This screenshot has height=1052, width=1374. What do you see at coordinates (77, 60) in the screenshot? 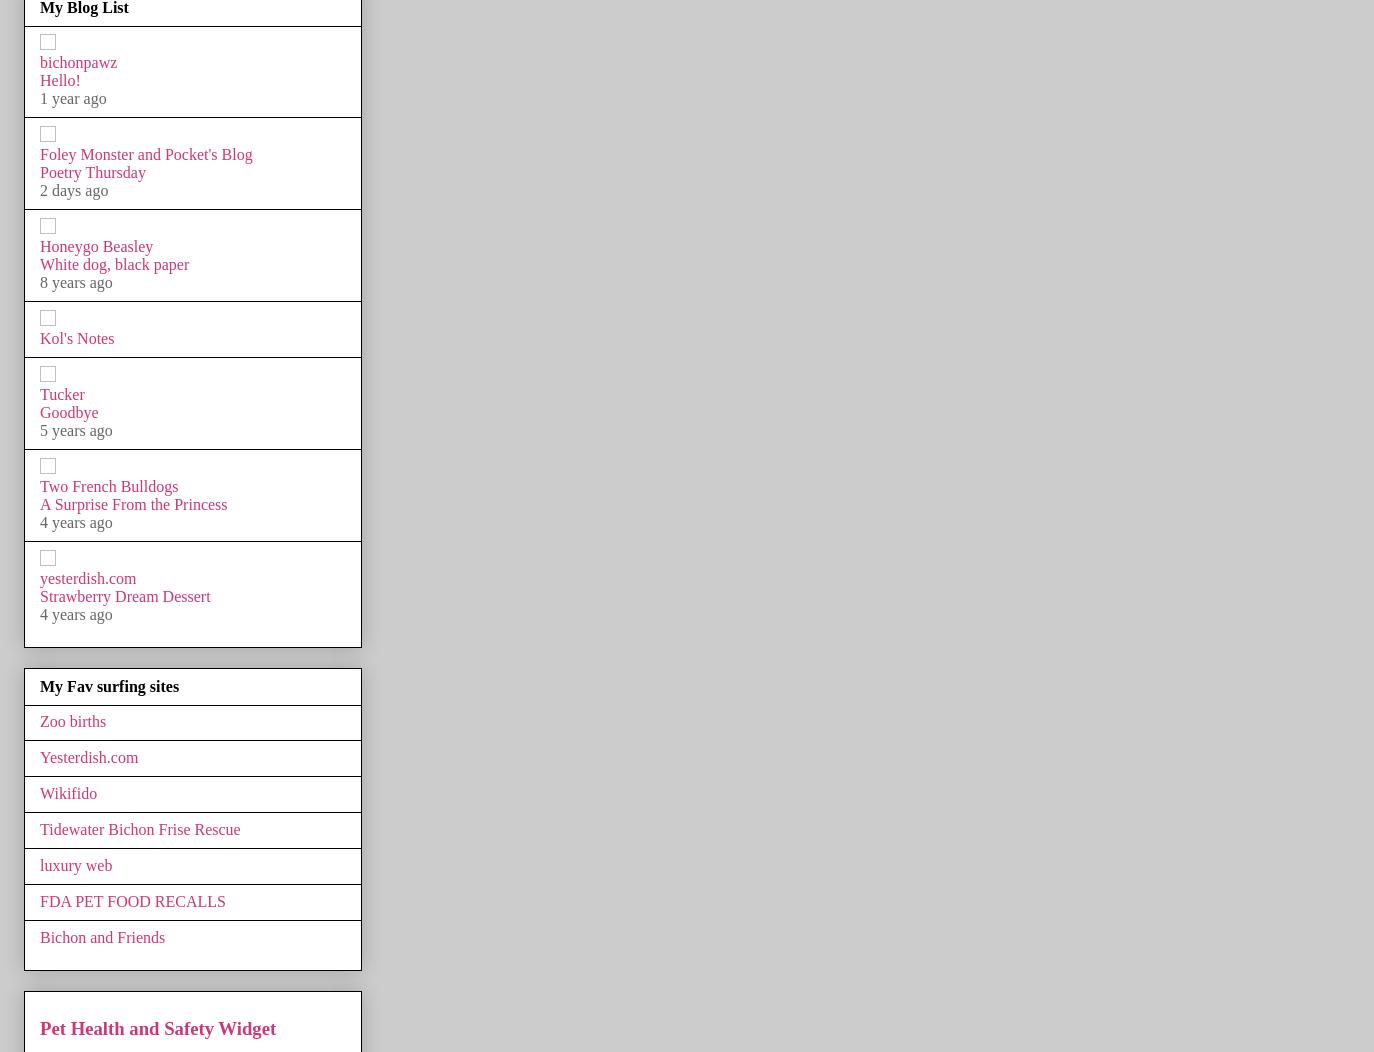
I see `'bichonpawz'` at bounding box center [77, 60].